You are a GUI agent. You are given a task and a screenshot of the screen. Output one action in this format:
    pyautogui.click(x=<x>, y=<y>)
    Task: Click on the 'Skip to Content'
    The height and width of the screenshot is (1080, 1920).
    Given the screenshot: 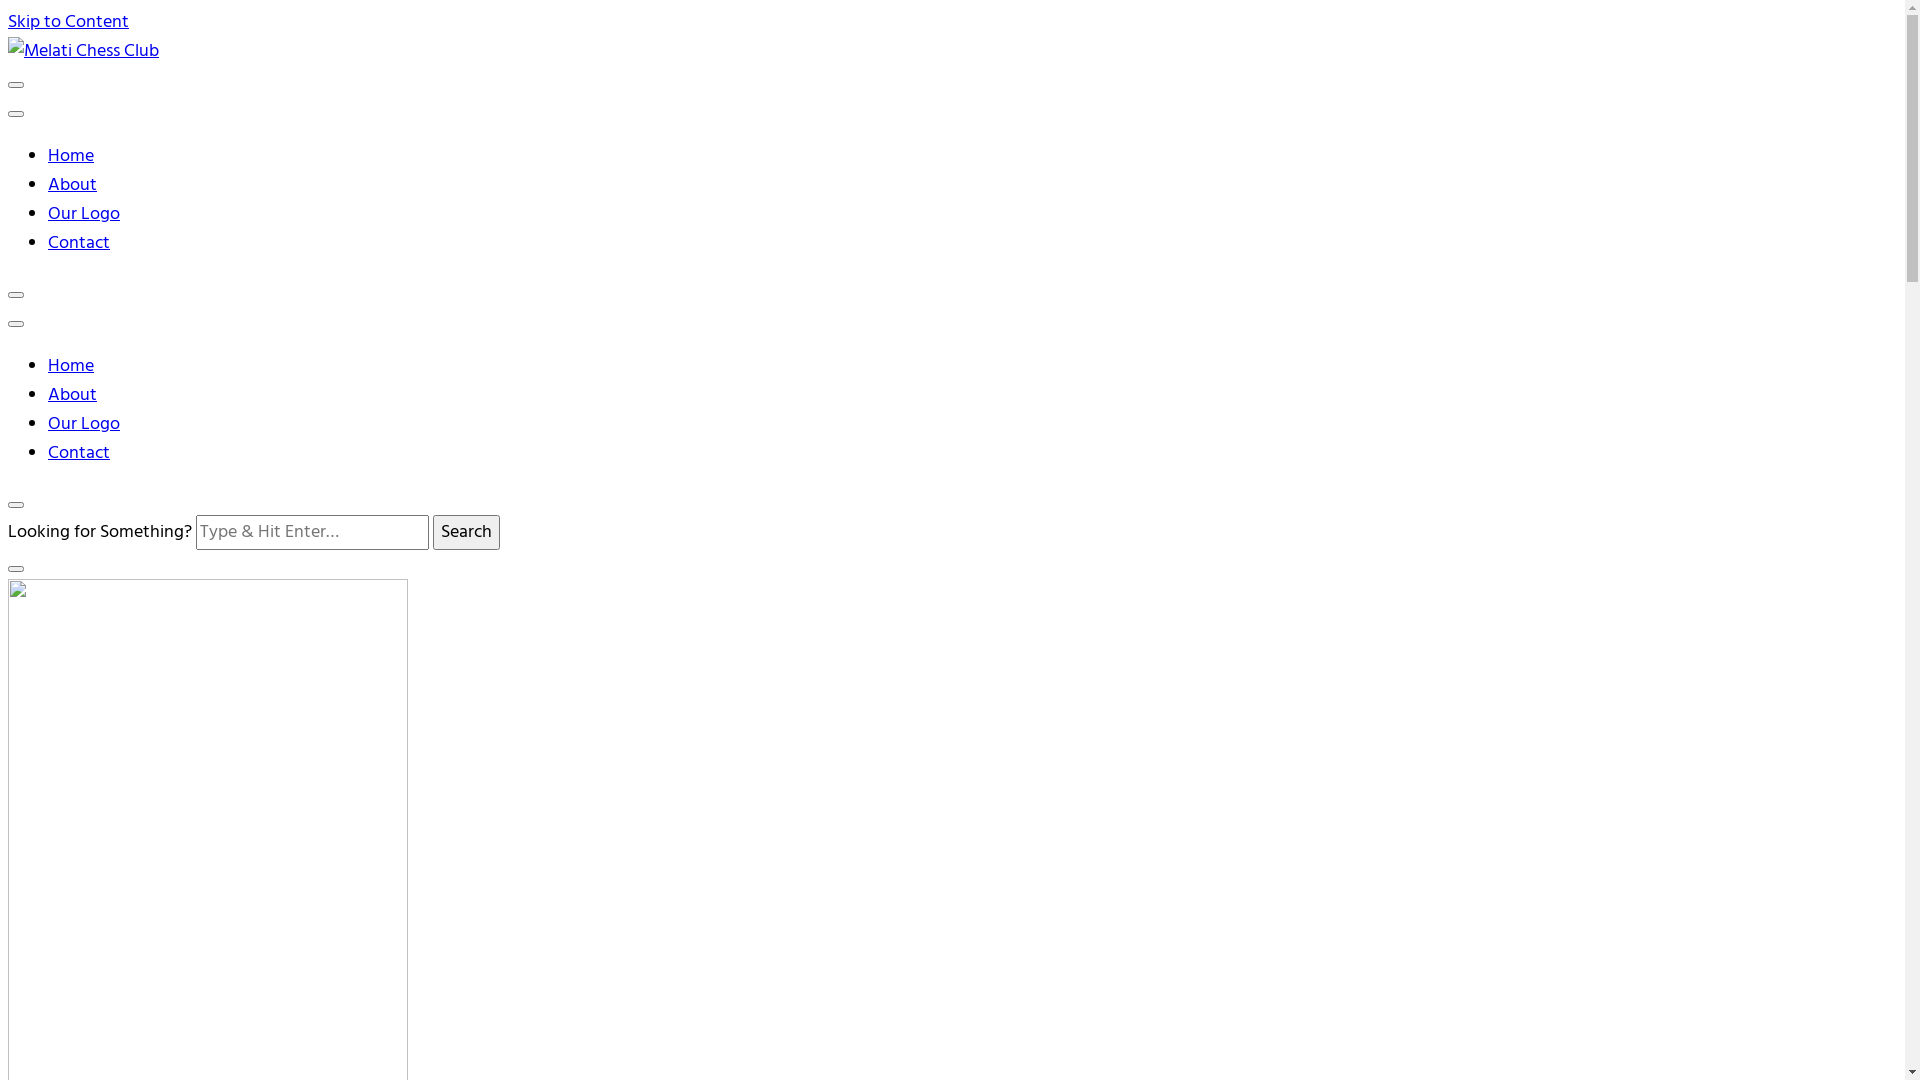 What is the action you would take?
    pyautogui.click(x=68, y=22)
    